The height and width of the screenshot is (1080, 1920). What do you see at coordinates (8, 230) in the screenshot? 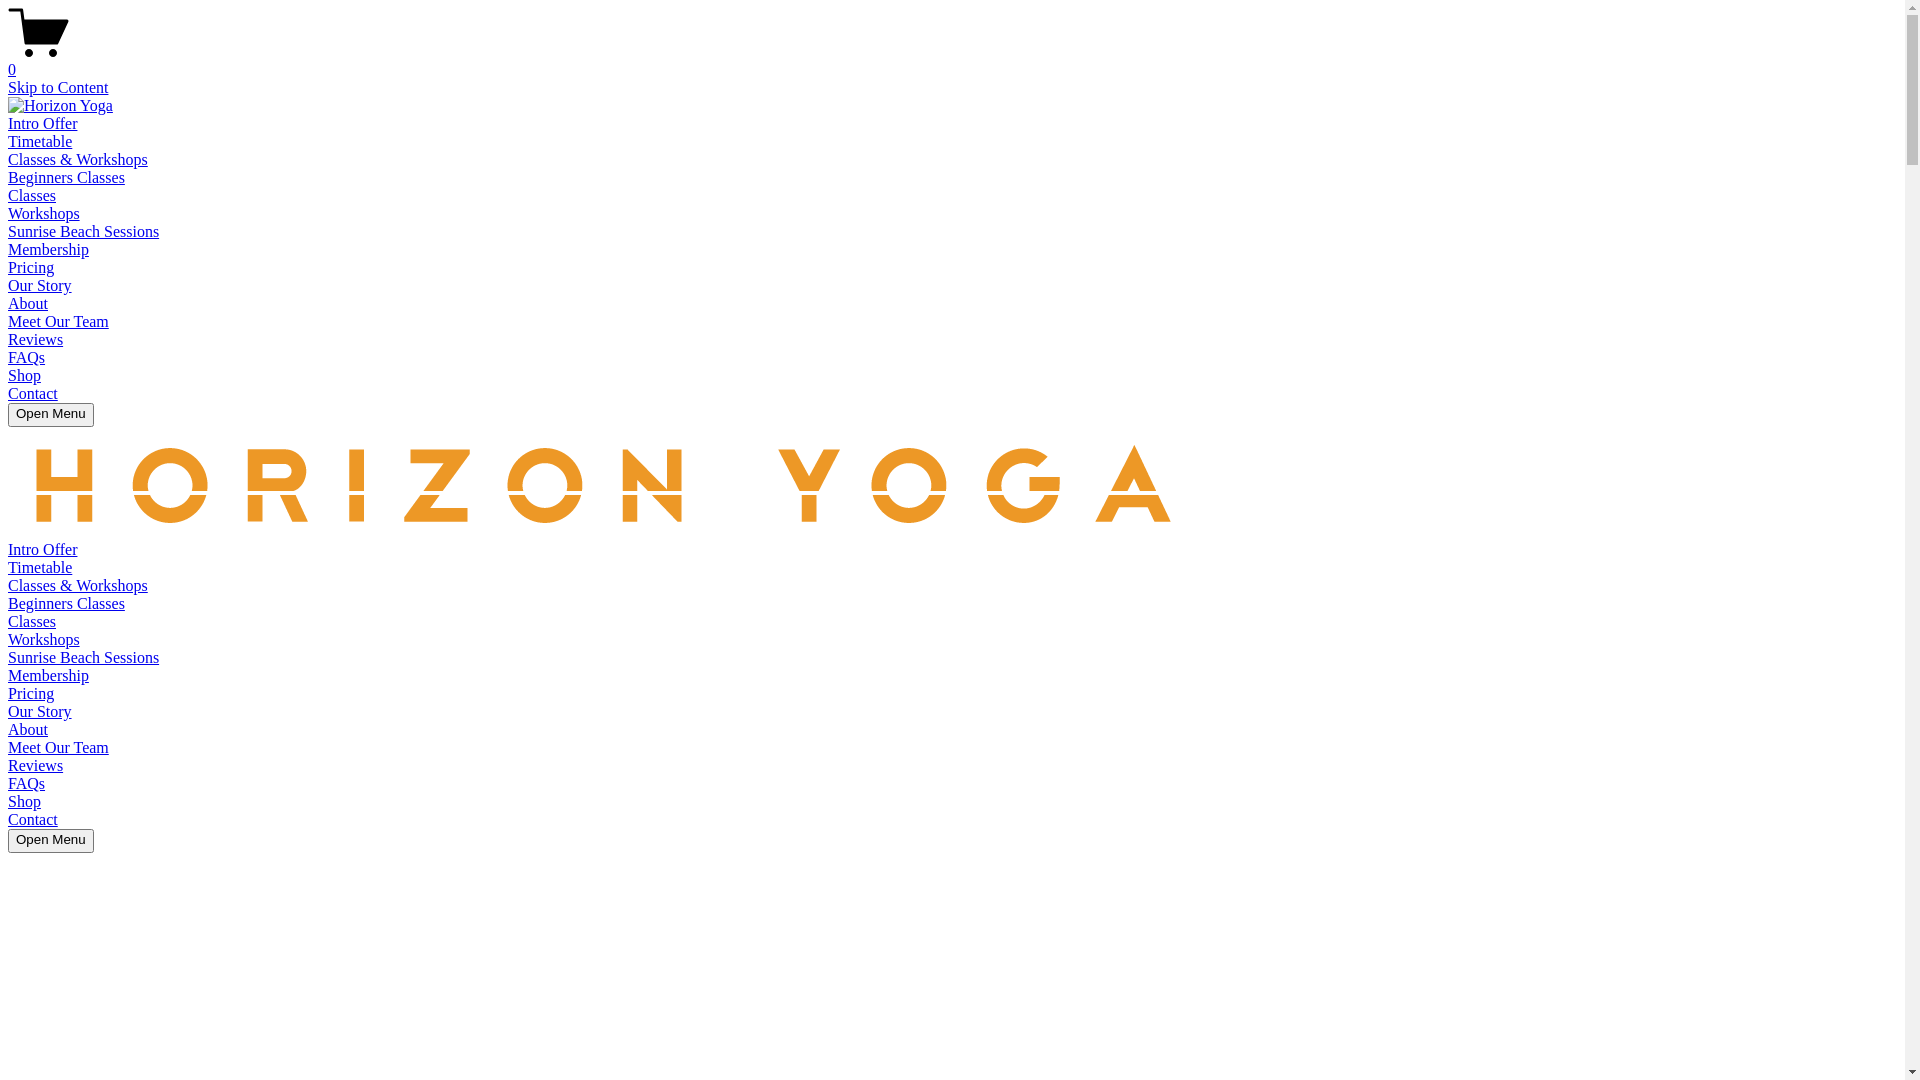
I see `'Sunrise Beach Sessions'` at bounding box center [8, 230].